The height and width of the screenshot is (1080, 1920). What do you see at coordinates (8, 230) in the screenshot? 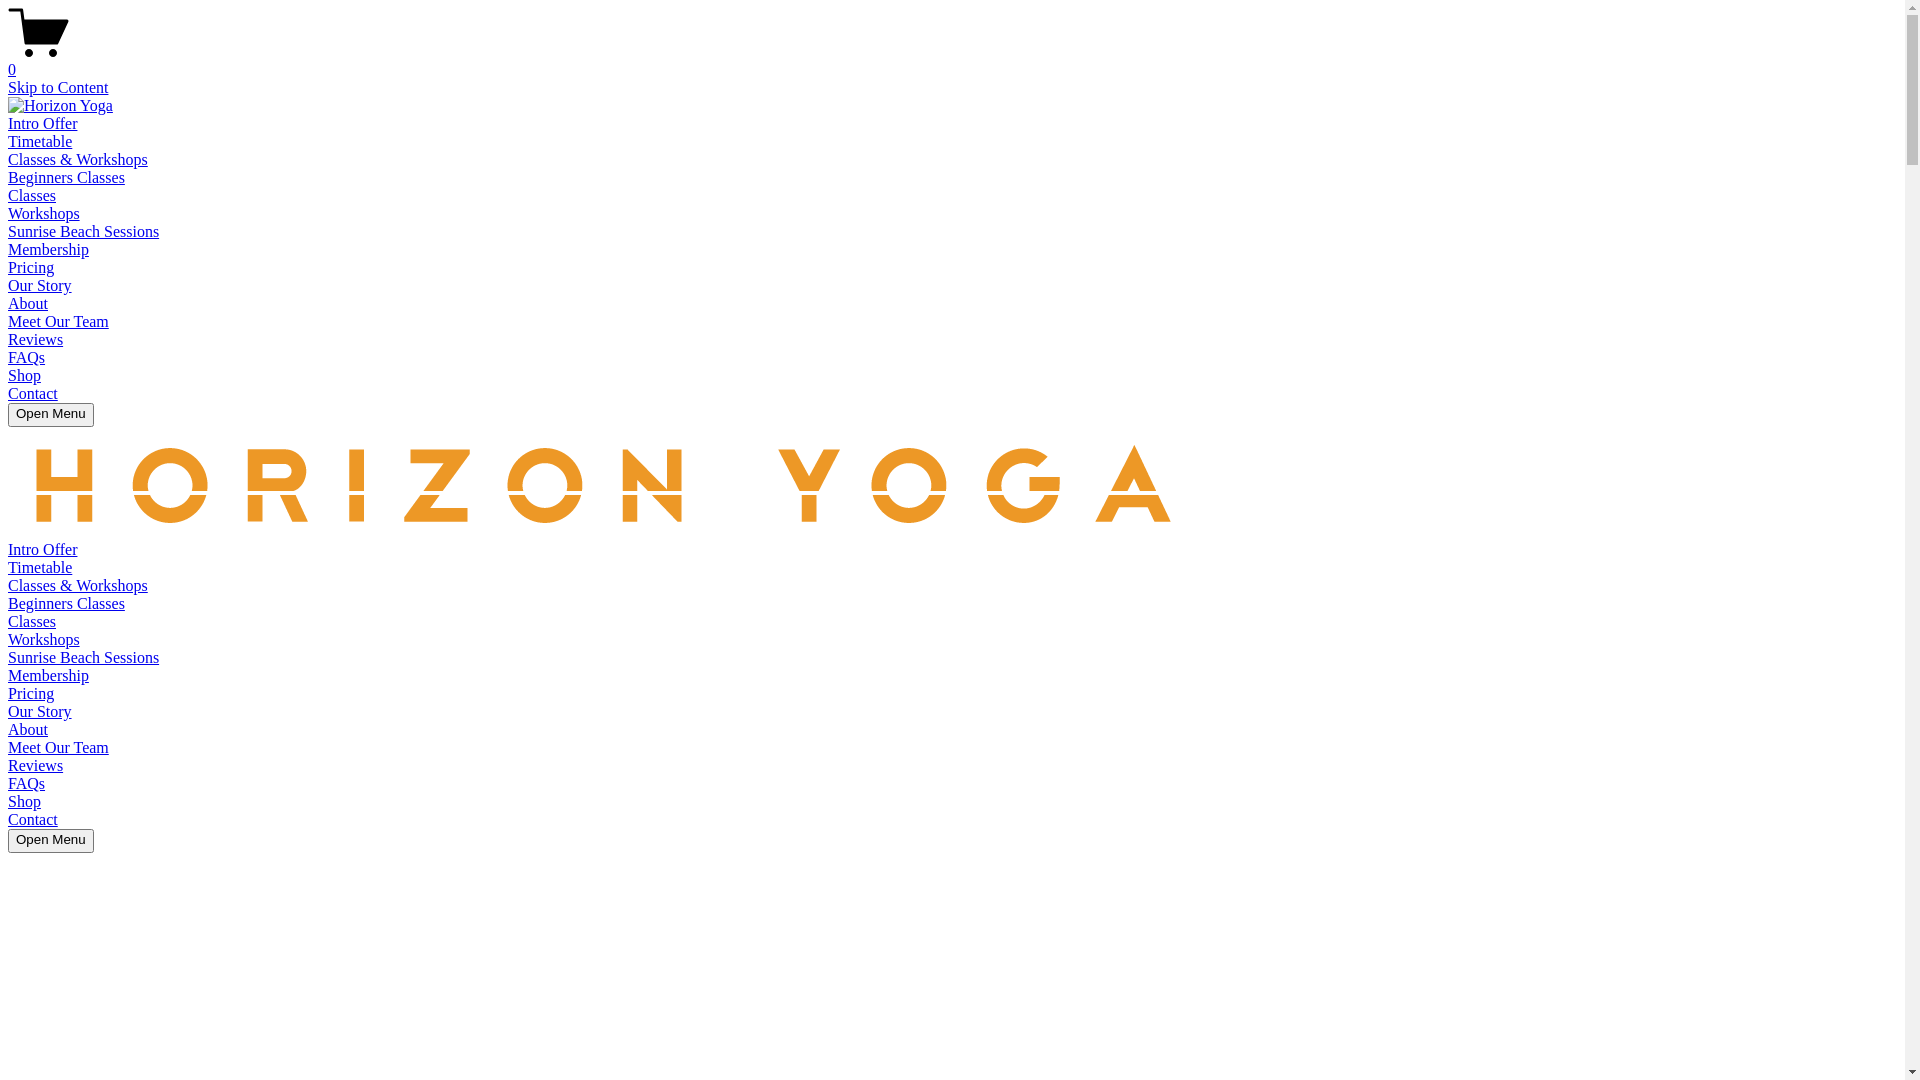
I see `'Sunrise Beach Sessions'` at bounding box center [8, 230].